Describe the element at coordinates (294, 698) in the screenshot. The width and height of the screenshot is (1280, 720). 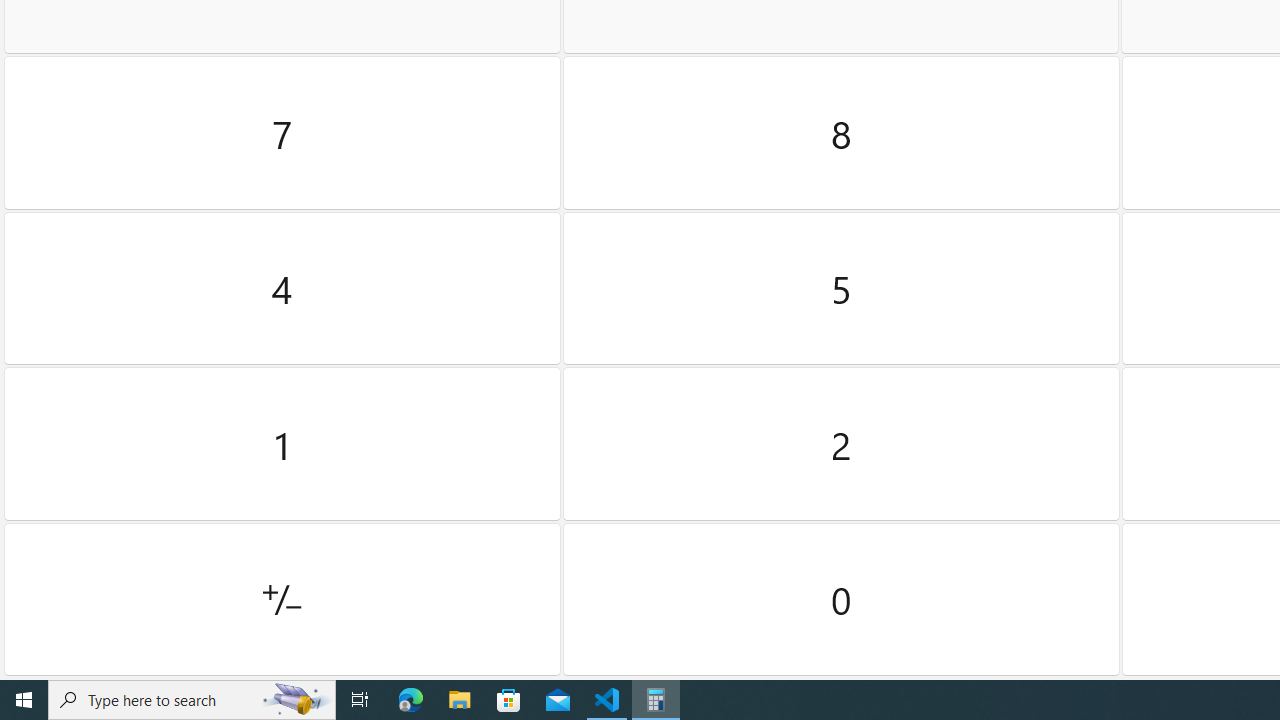
I see `'Search highlights icon opens search home window'` at that location.